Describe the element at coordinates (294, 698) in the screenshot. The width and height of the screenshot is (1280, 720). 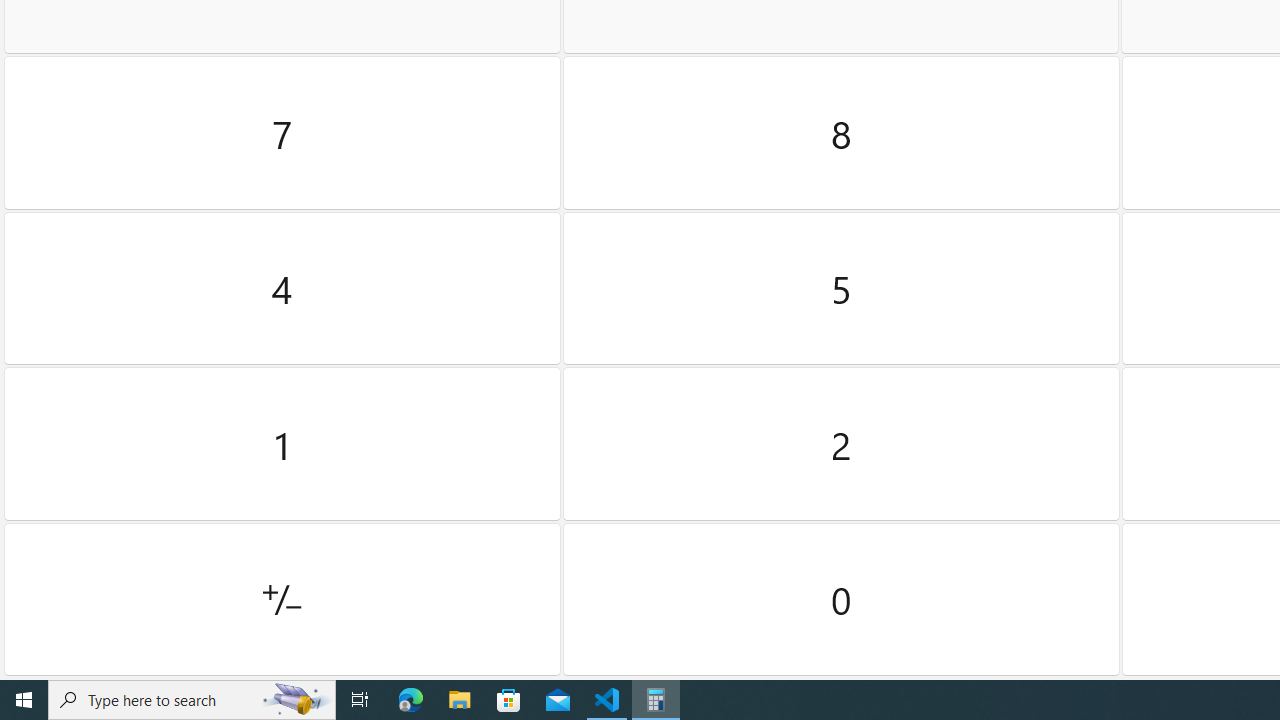
I see `'Search highlights icon opens search home window'` at that location.